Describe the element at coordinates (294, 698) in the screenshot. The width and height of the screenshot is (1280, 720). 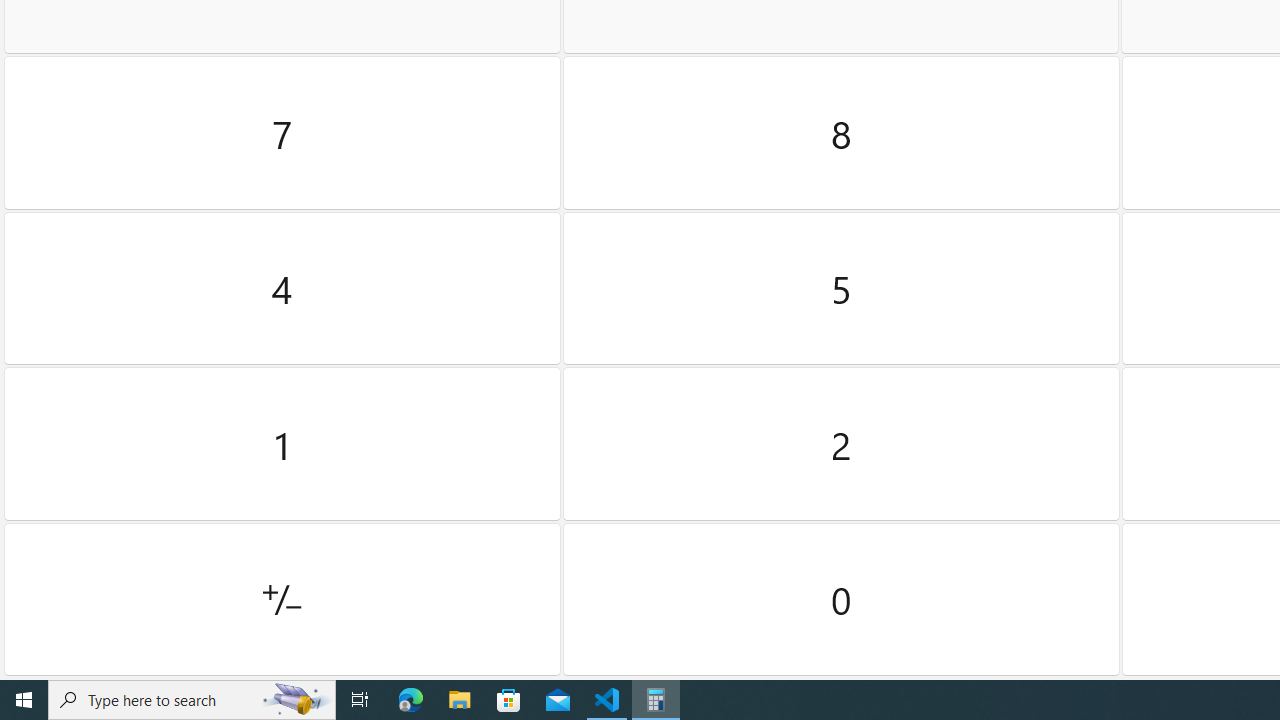
I see `'Search highlights icon opens search home window'` at that location.